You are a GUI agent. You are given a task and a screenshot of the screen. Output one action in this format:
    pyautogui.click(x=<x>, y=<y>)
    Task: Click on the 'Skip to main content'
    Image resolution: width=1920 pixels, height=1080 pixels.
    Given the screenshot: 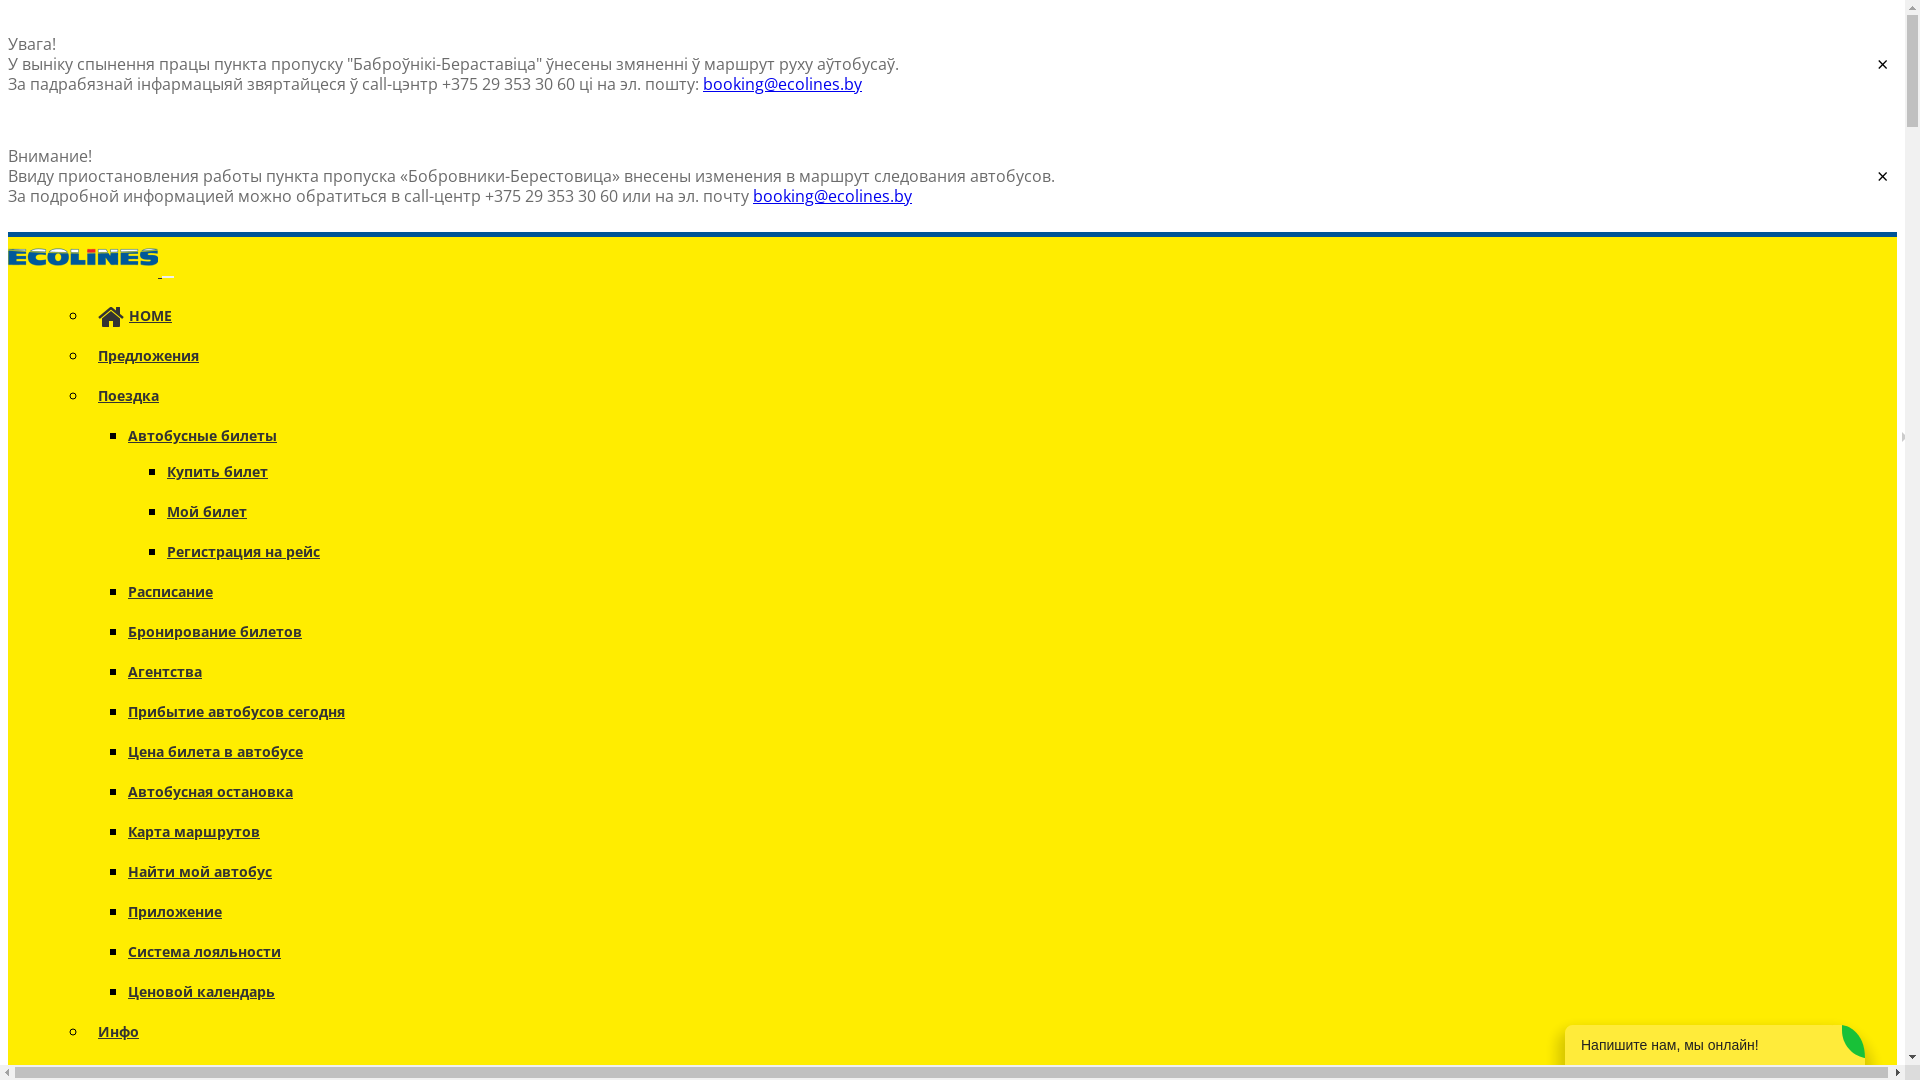 What is the action you would take?
    pyautogui.click(x=85, y=8)
    